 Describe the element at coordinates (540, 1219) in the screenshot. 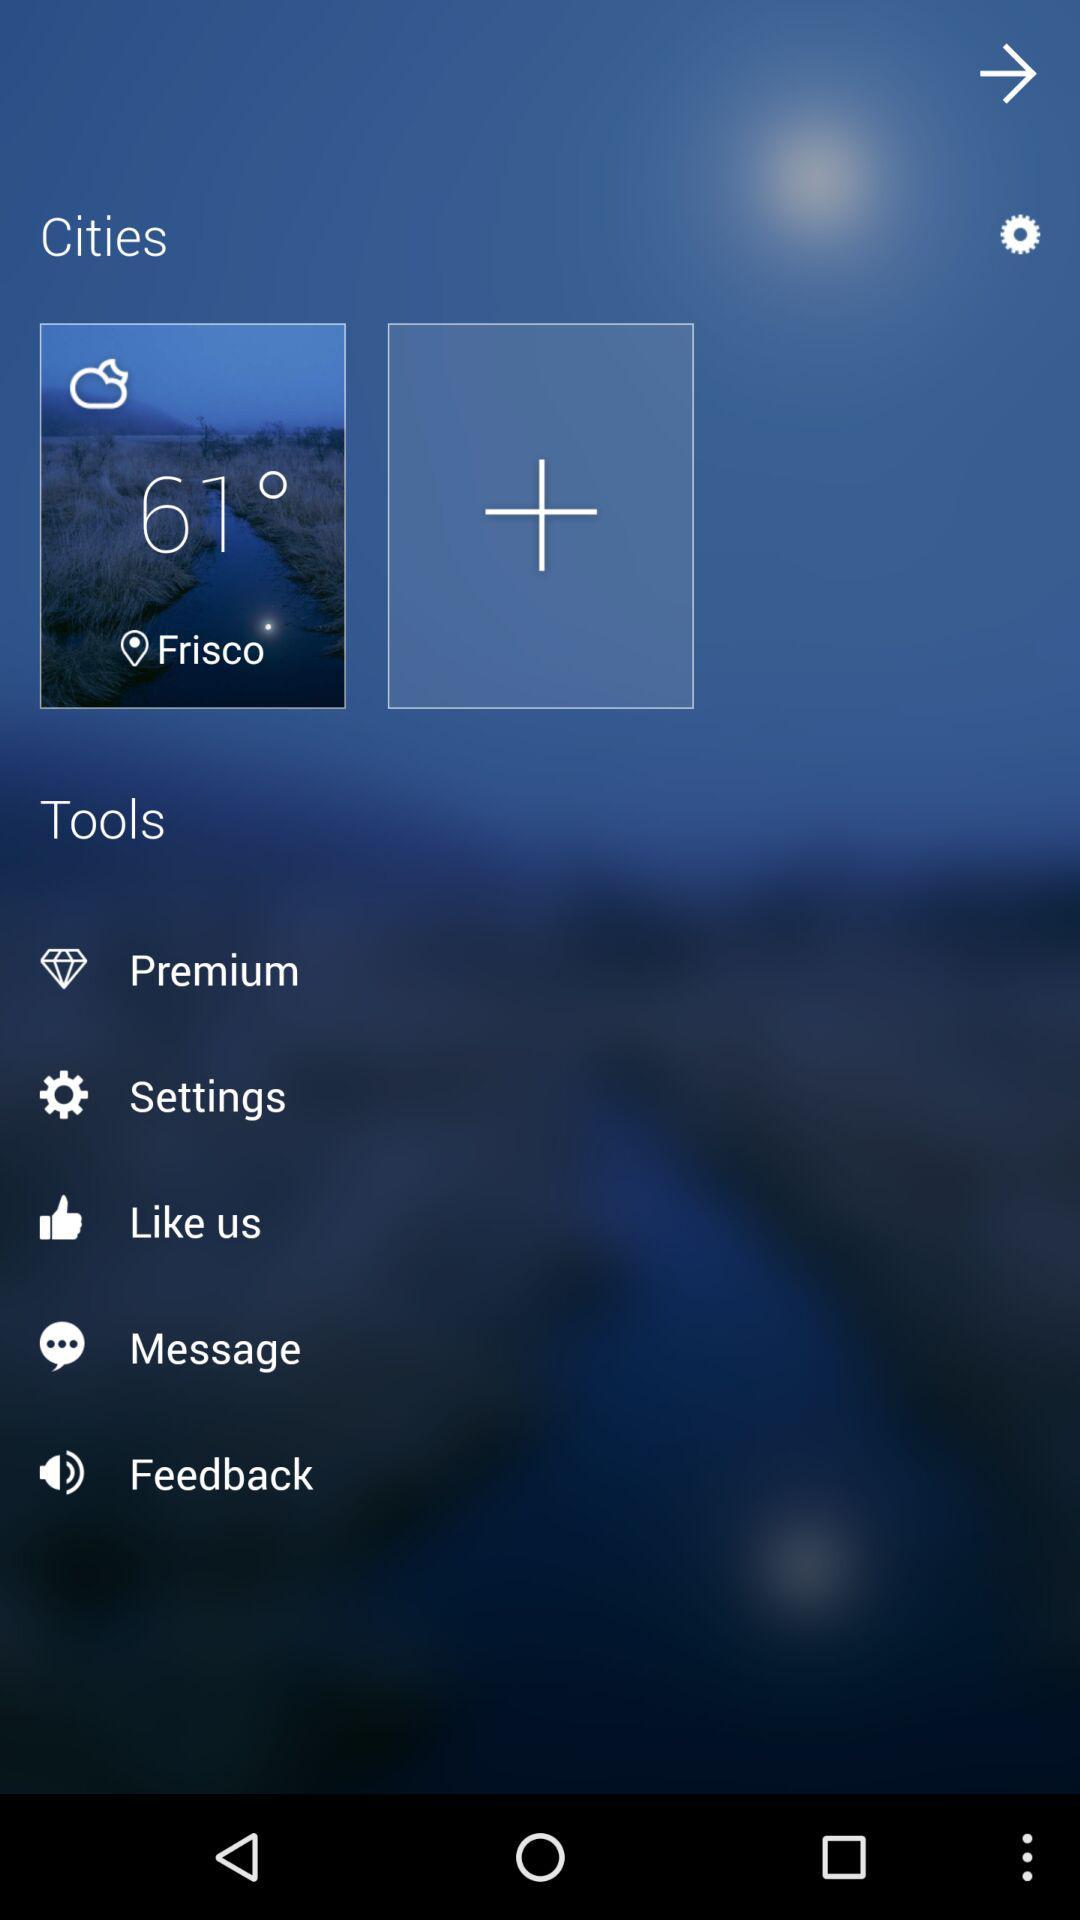

I see `like us option` at that location.